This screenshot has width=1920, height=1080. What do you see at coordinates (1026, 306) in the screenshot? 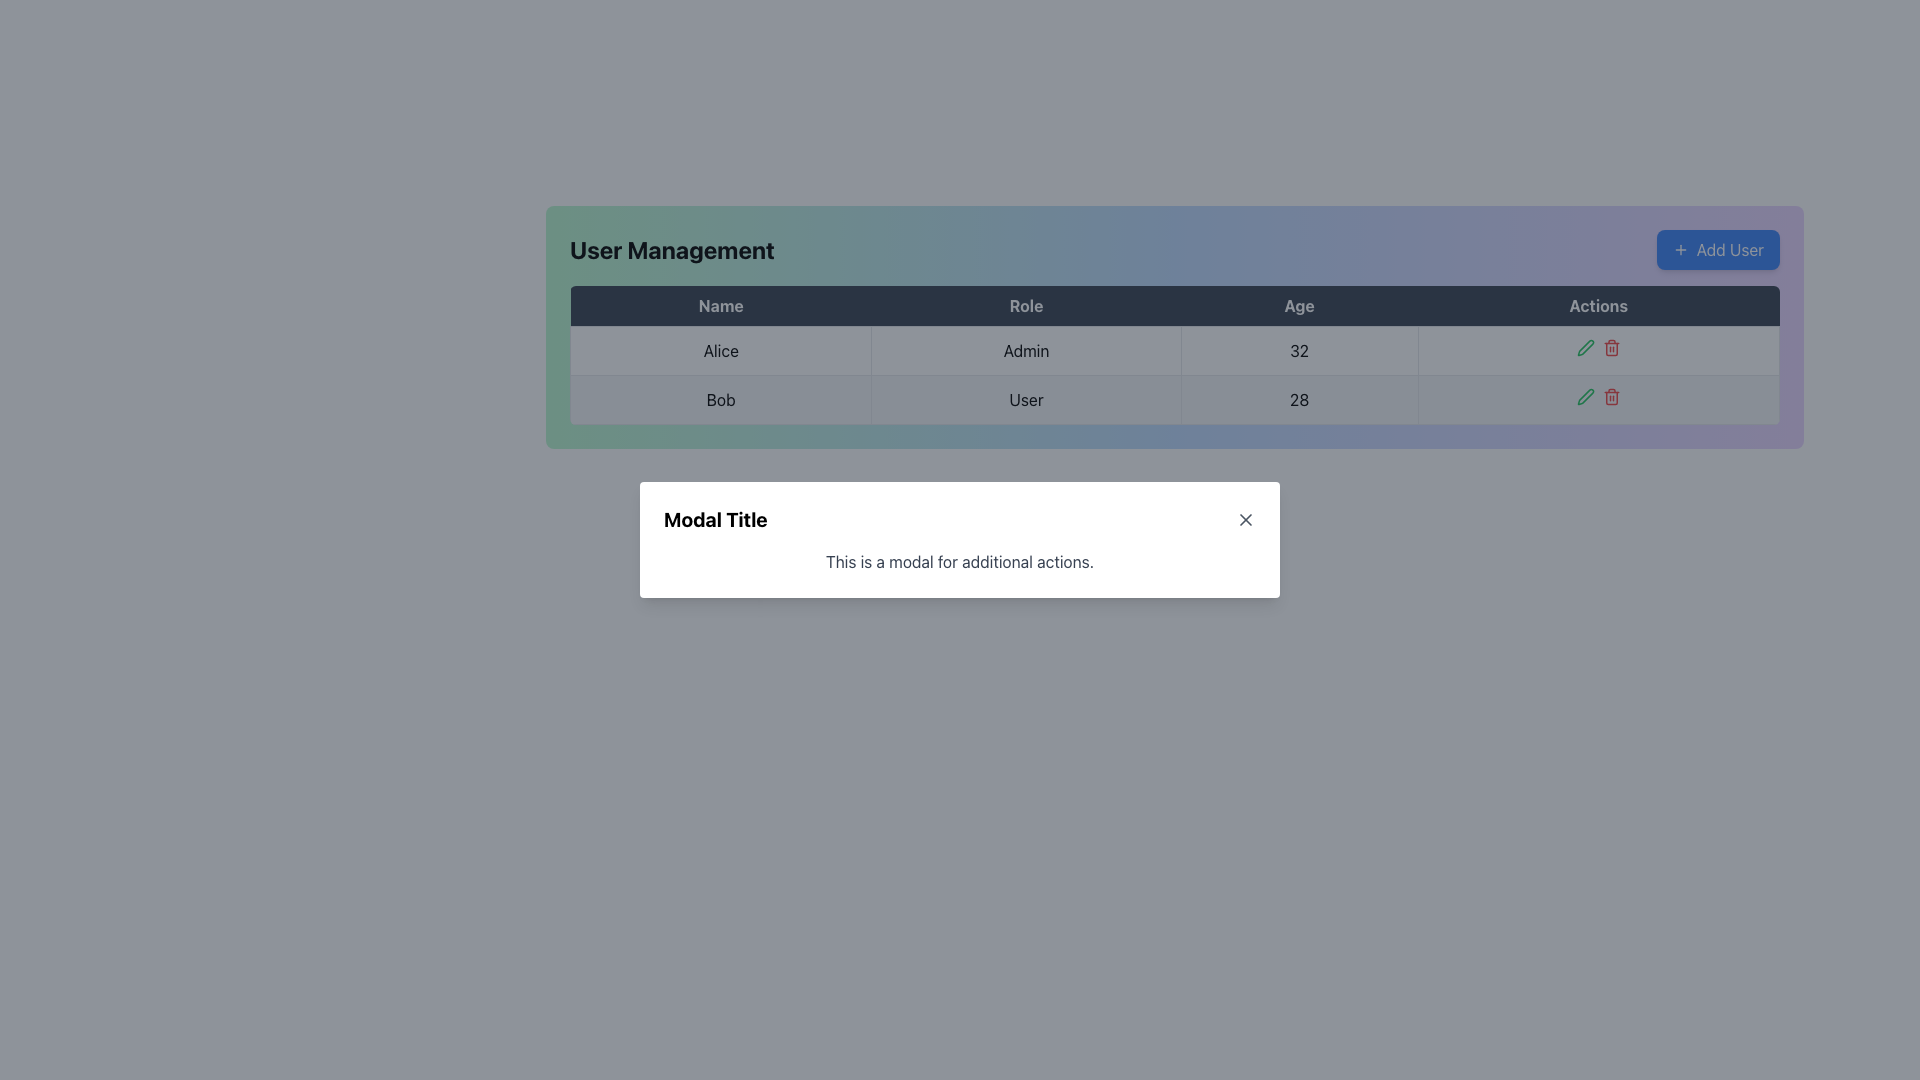
I see `the second column header in the table that indicates user roles, located between 'Name' and 'Age'` at bounding box center [1026, 306].